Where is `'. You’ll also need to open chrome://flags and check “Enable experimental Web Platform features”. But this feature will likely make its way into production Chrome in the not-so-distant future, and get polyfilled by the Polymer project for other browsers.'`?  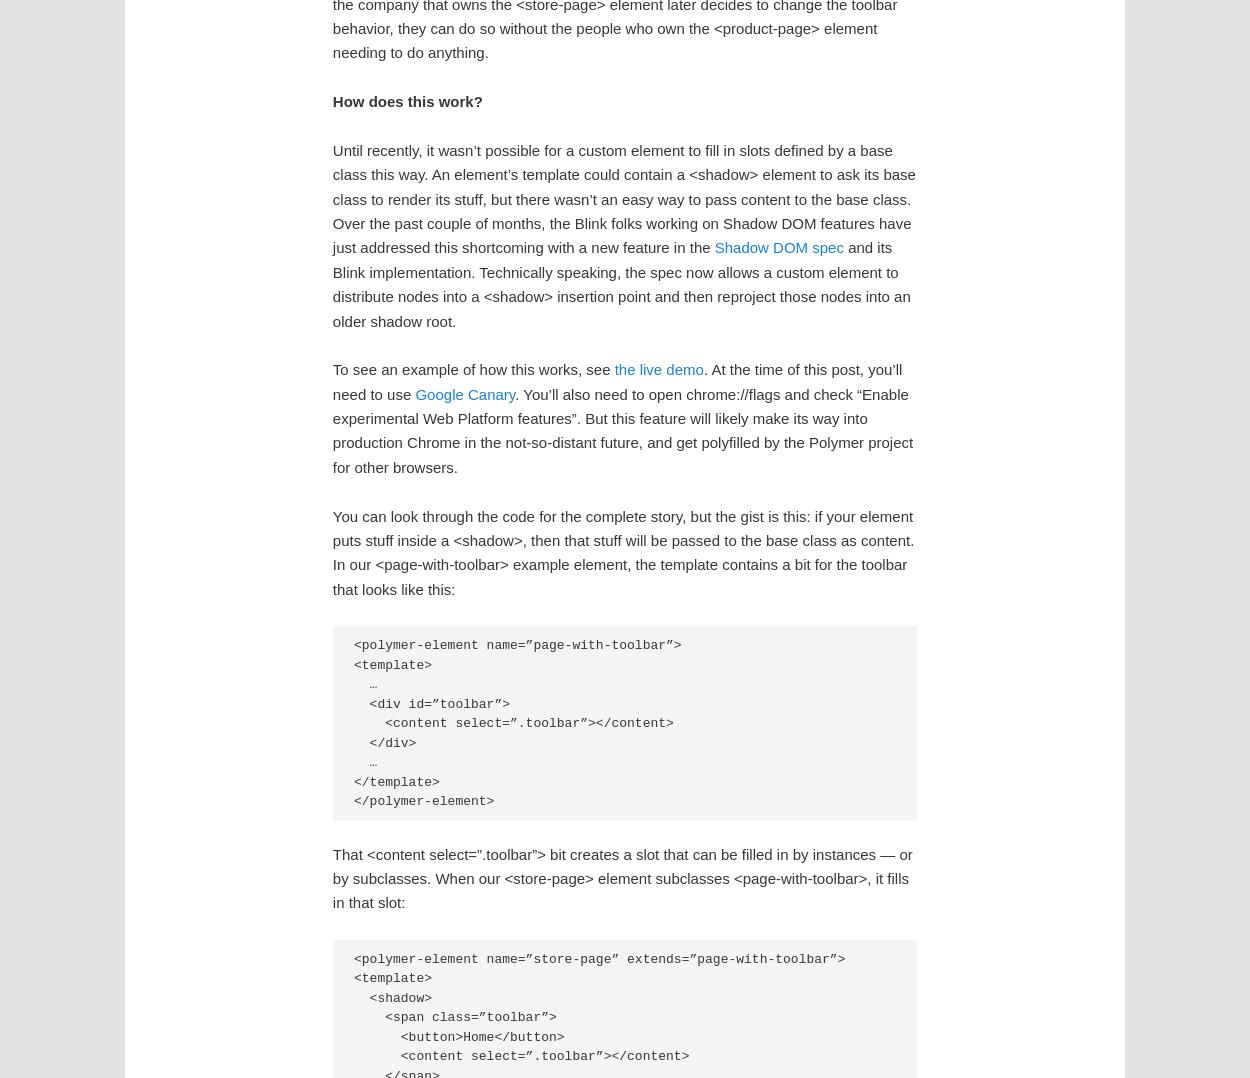
'. You’ll also need to open chrome://flags and check “Enable experimental Web Platform features”. But this feature will likely make its way into production Chrome in the not-so-distant future, and get polyfilled by the Polymer project for other browsers.' is located at coordinates (621, 430).